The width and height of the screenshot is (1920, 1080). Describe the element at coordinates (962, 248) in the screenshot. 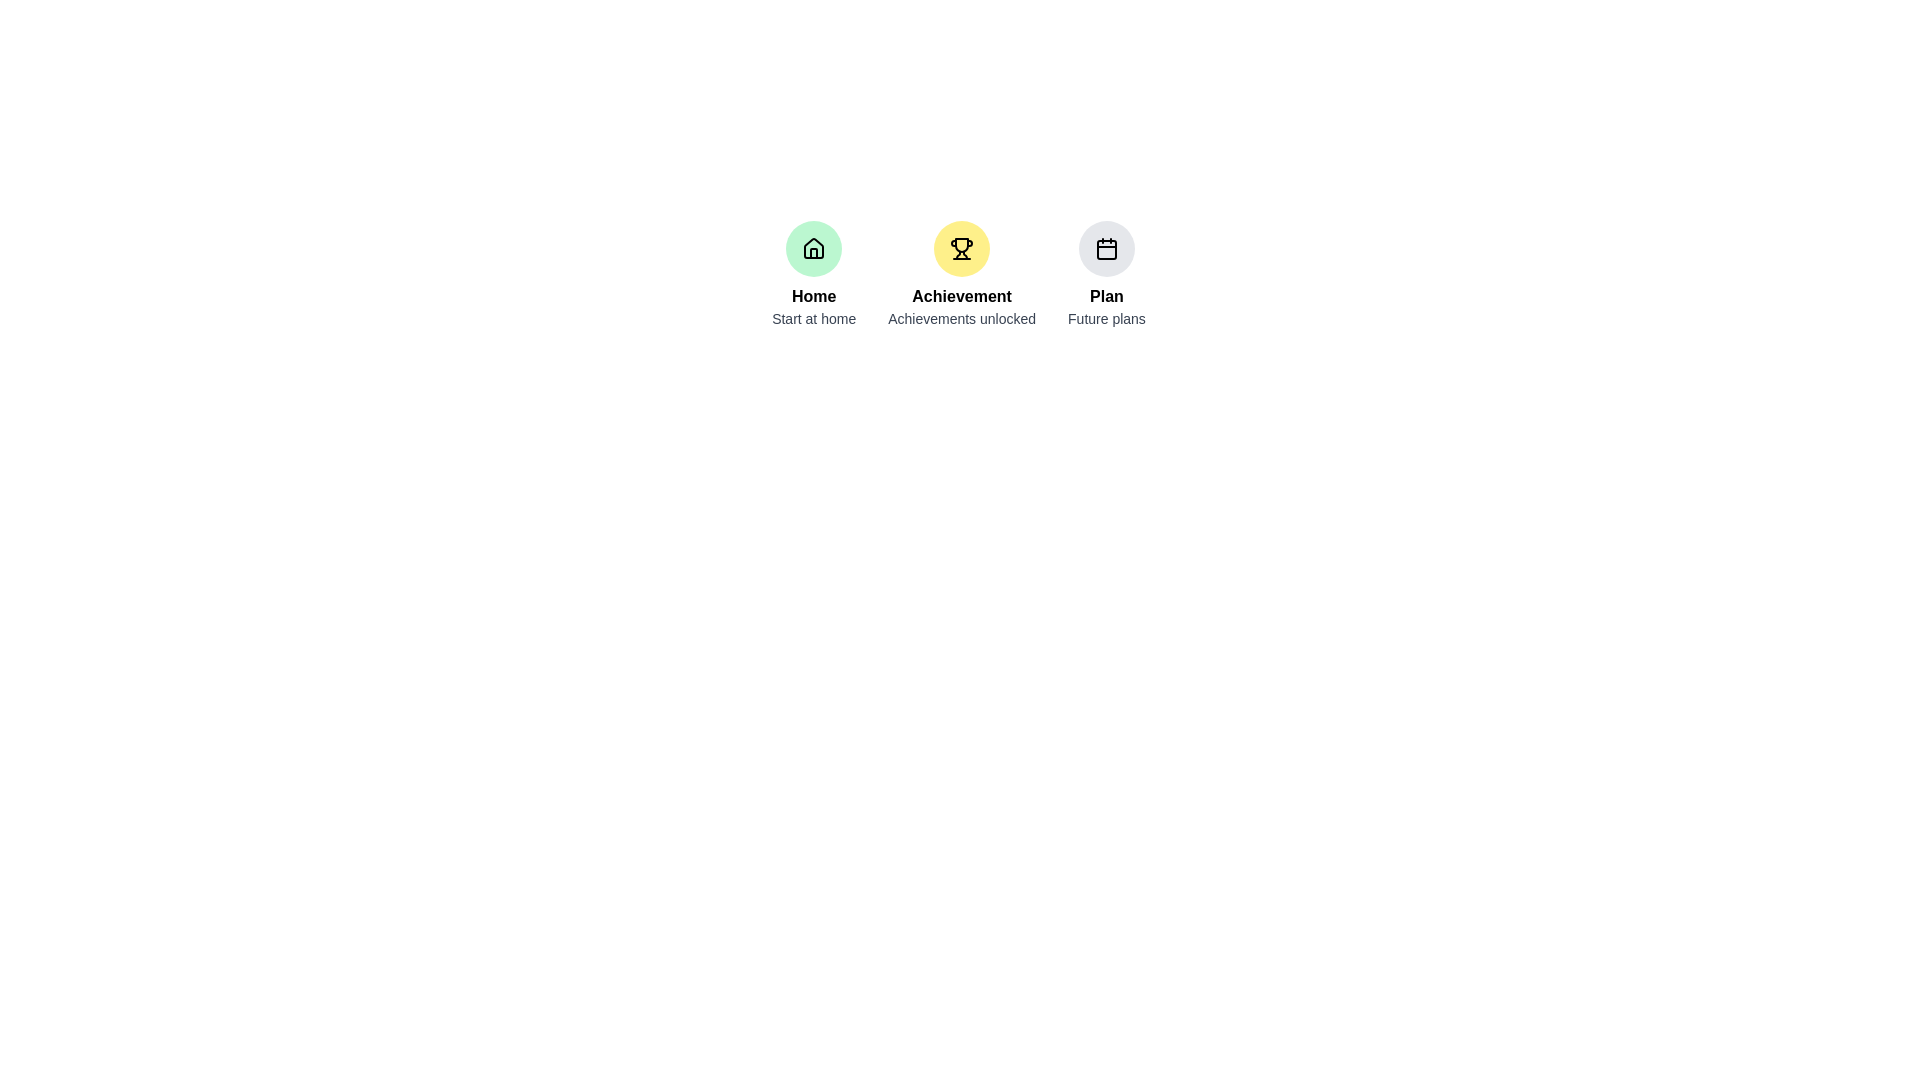

I see `the topmost circular icon within the 'Achievement' section, which indicates an unlocked or active status` at that location.